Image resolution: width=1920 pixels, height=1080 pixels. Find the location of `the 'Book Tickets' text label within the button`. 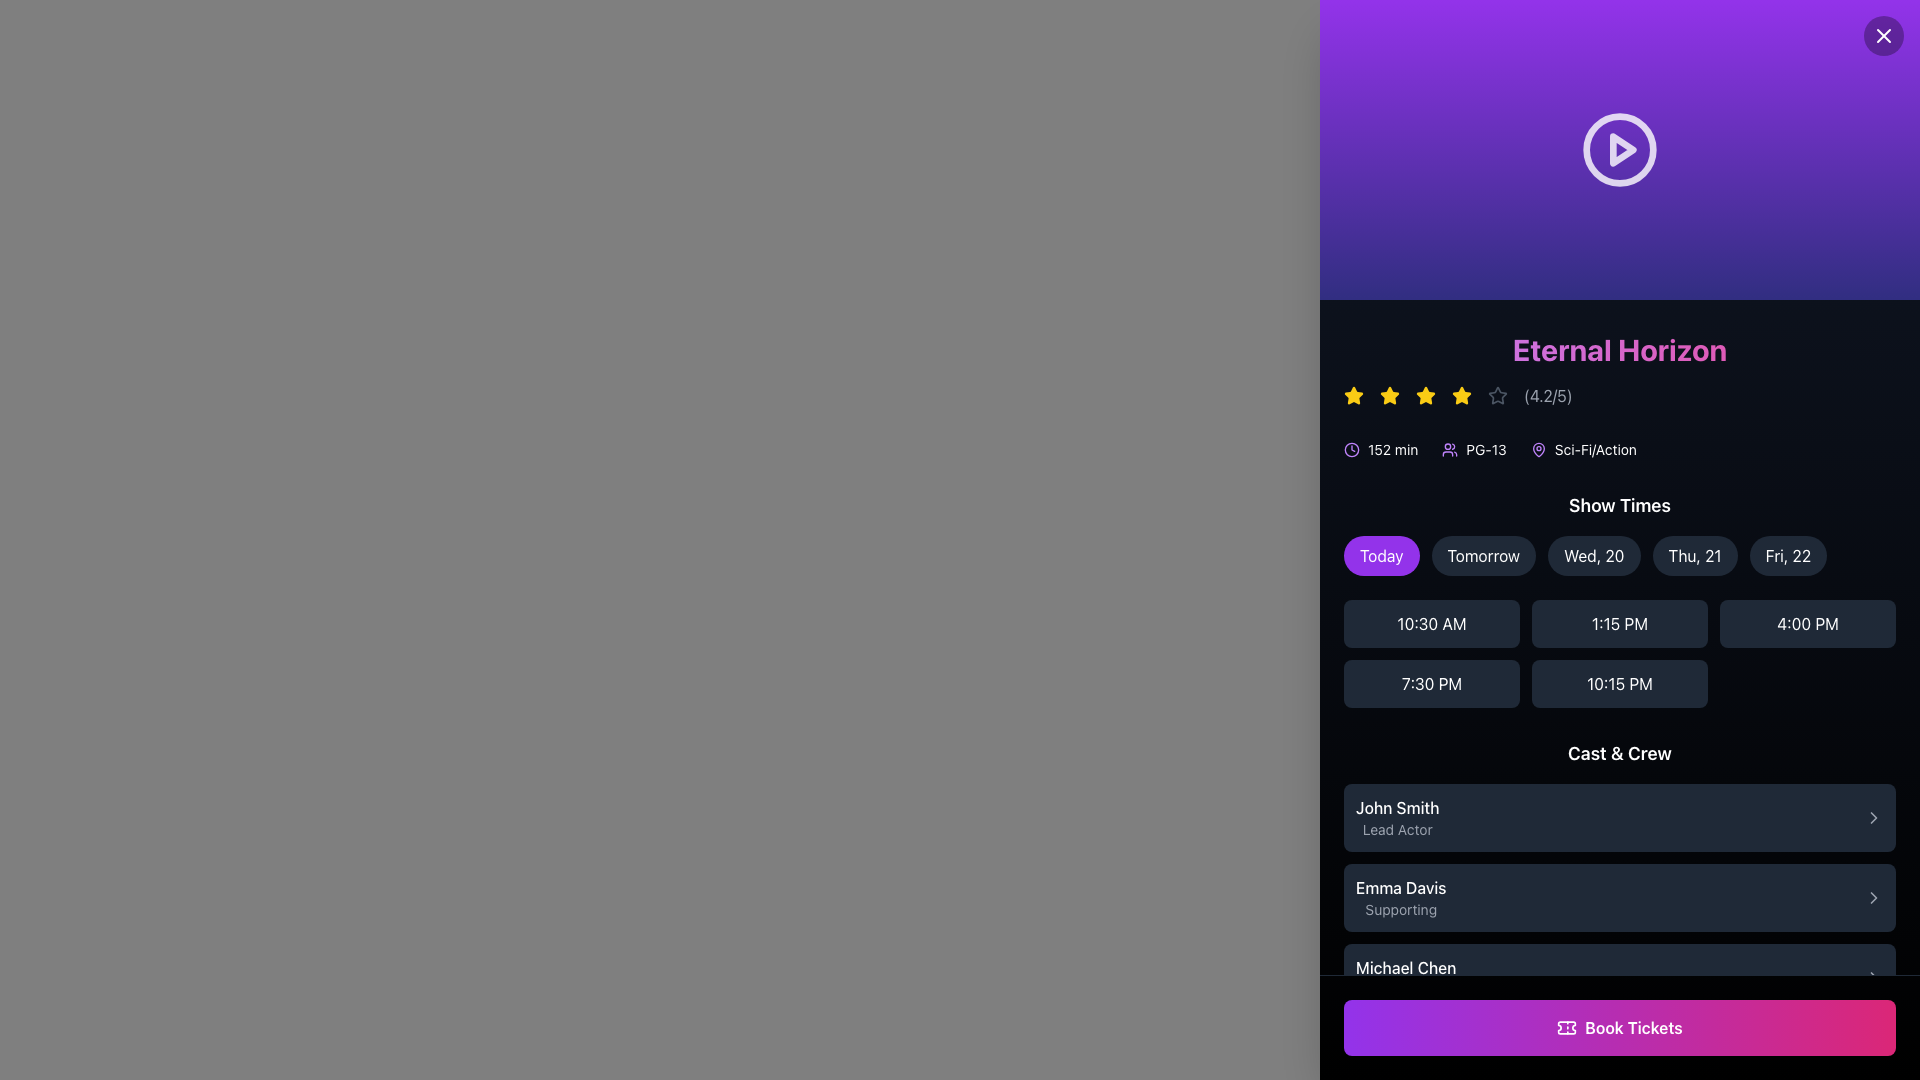

the 'Book Tickets' text label within the button is located at coordinates (1633, 1028).